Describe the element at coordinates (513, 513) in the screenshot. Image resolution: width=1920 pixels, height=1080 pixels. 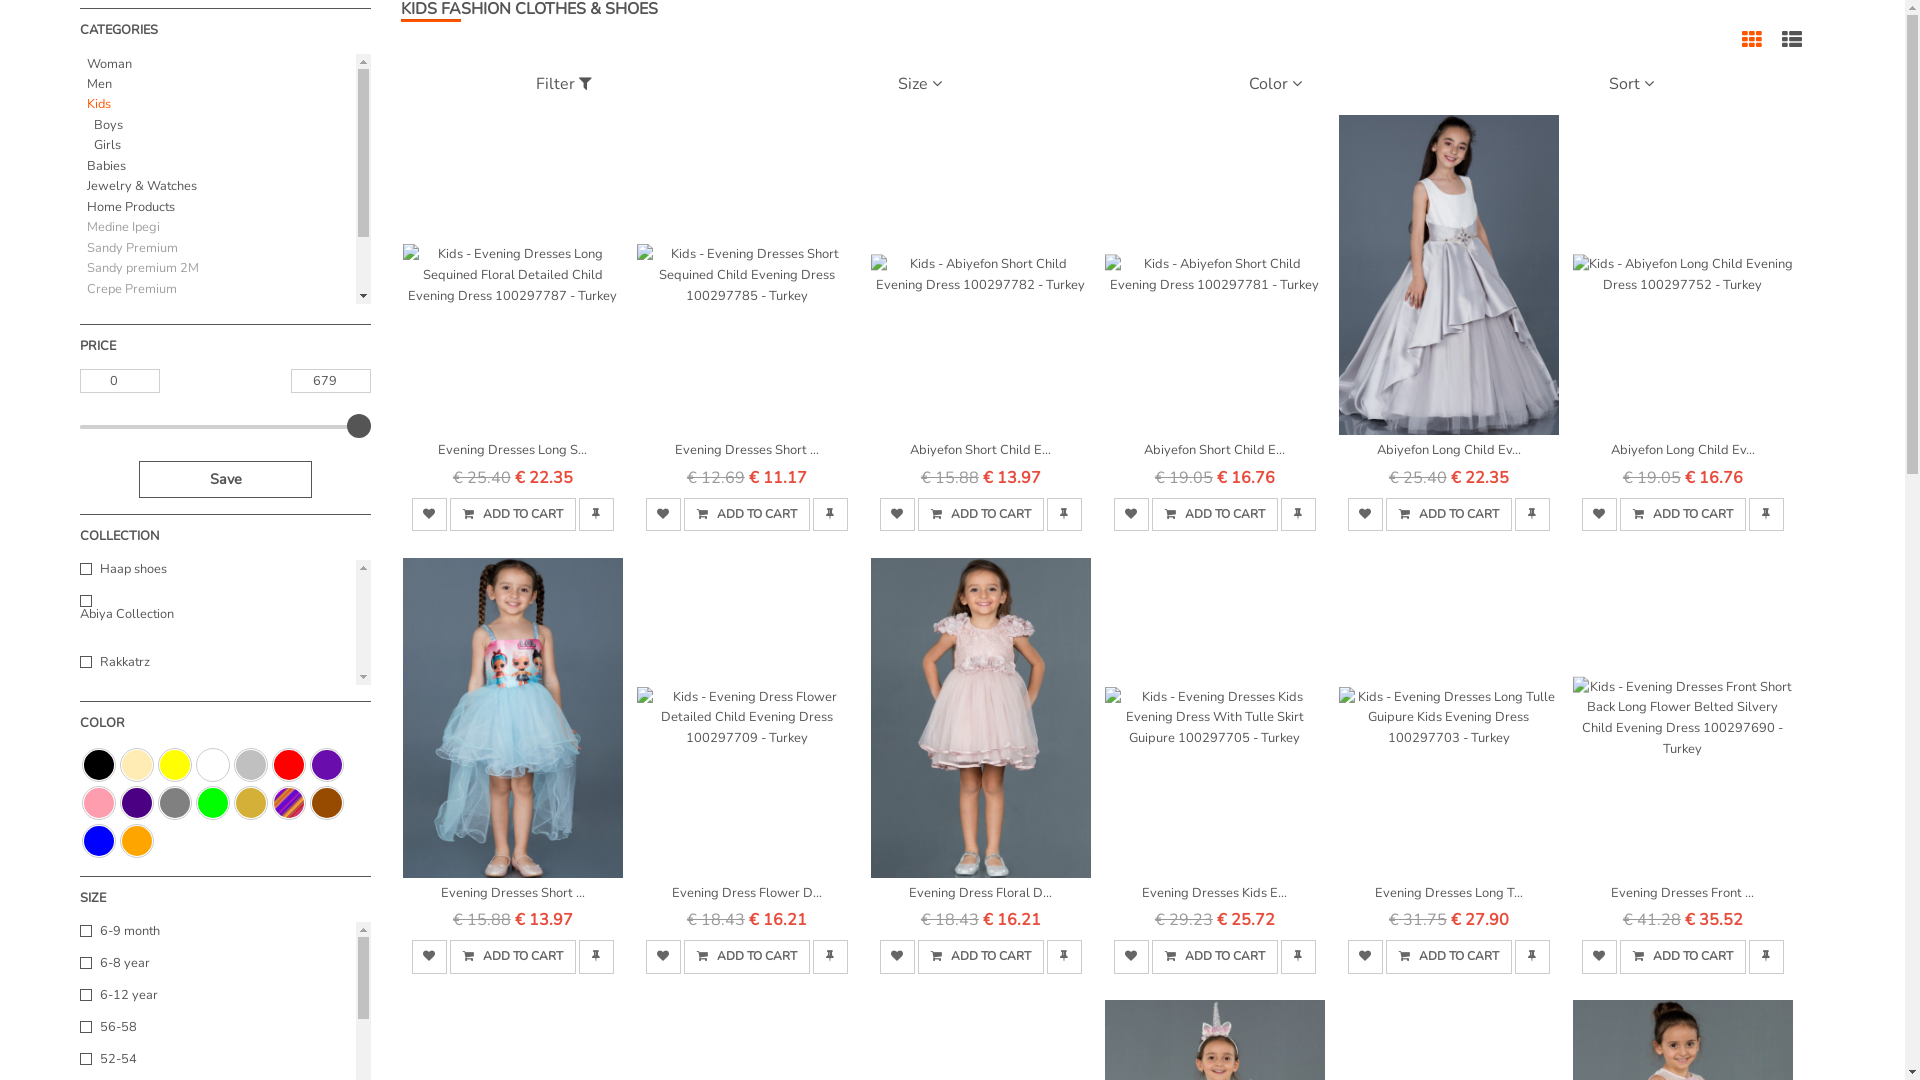
I see `'  ADD TO CART'` at that location.